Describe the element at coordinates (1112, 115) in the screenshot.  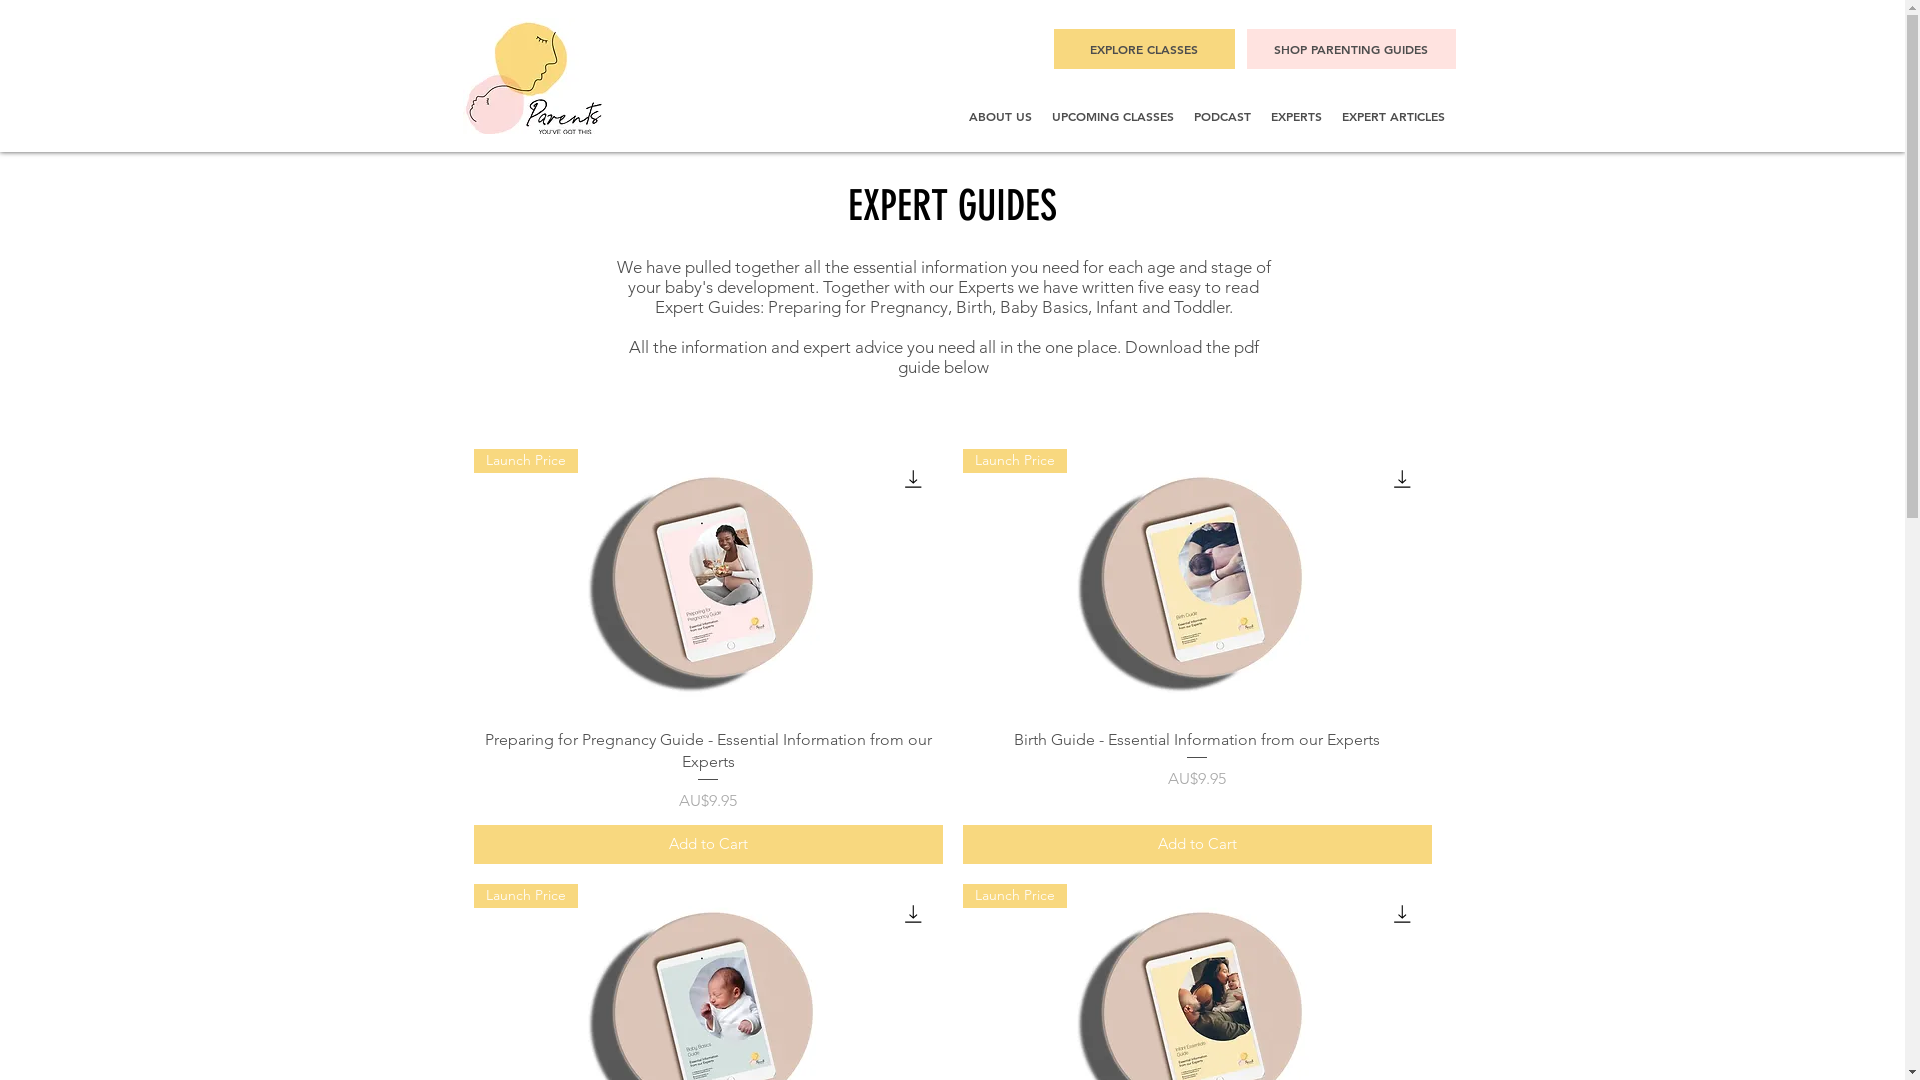
I see `'UPCOMING CLASSES'` at that location.